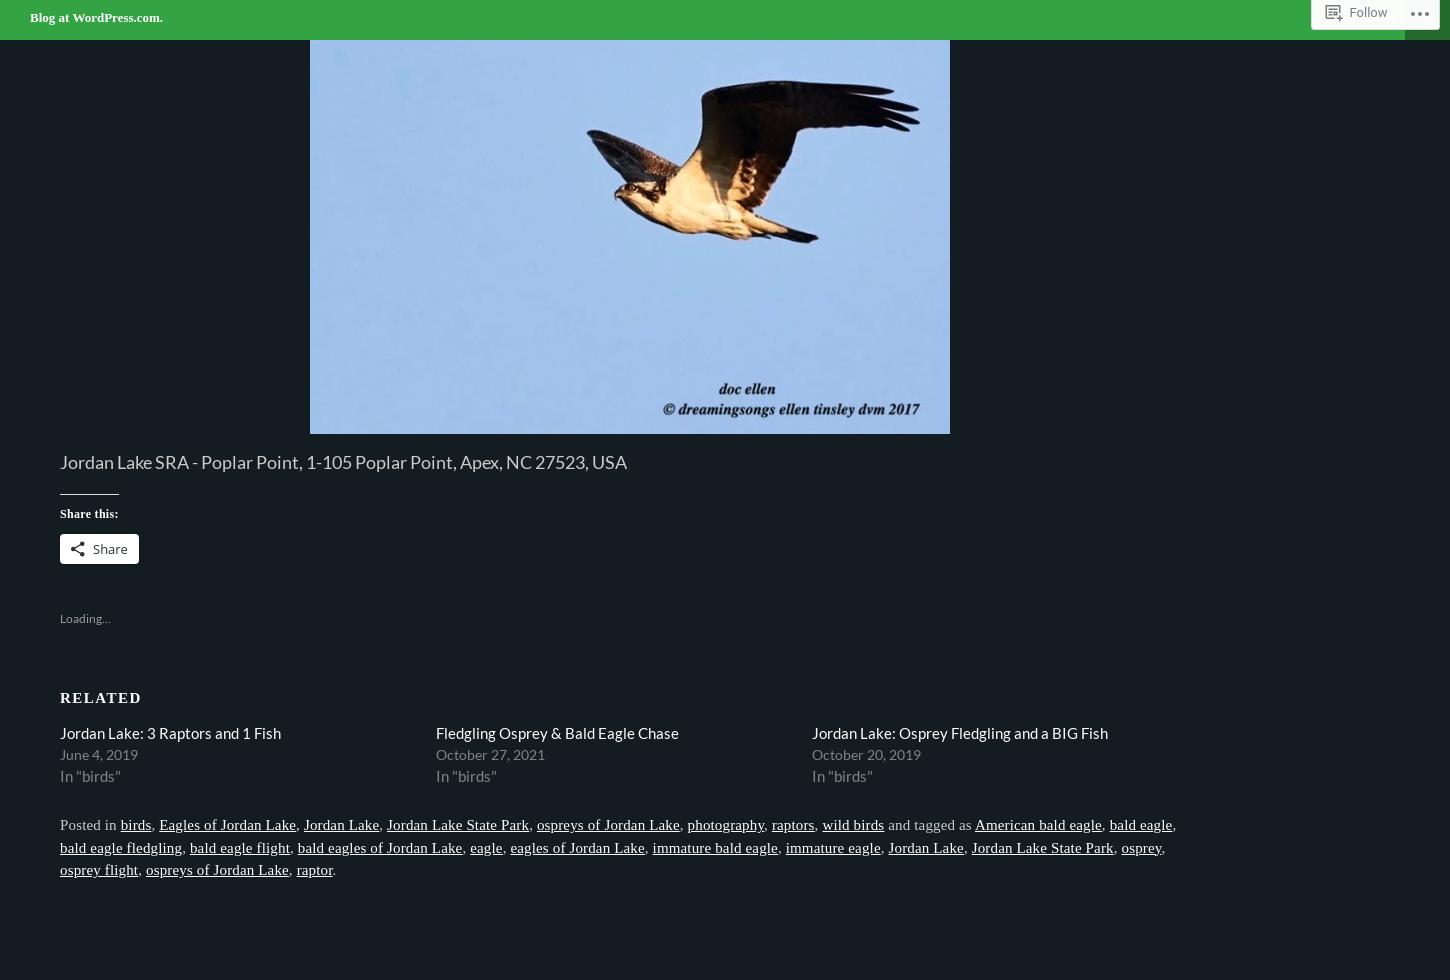 The image size is (1450, 980). I want to click on 'Related', so click(100, 696).